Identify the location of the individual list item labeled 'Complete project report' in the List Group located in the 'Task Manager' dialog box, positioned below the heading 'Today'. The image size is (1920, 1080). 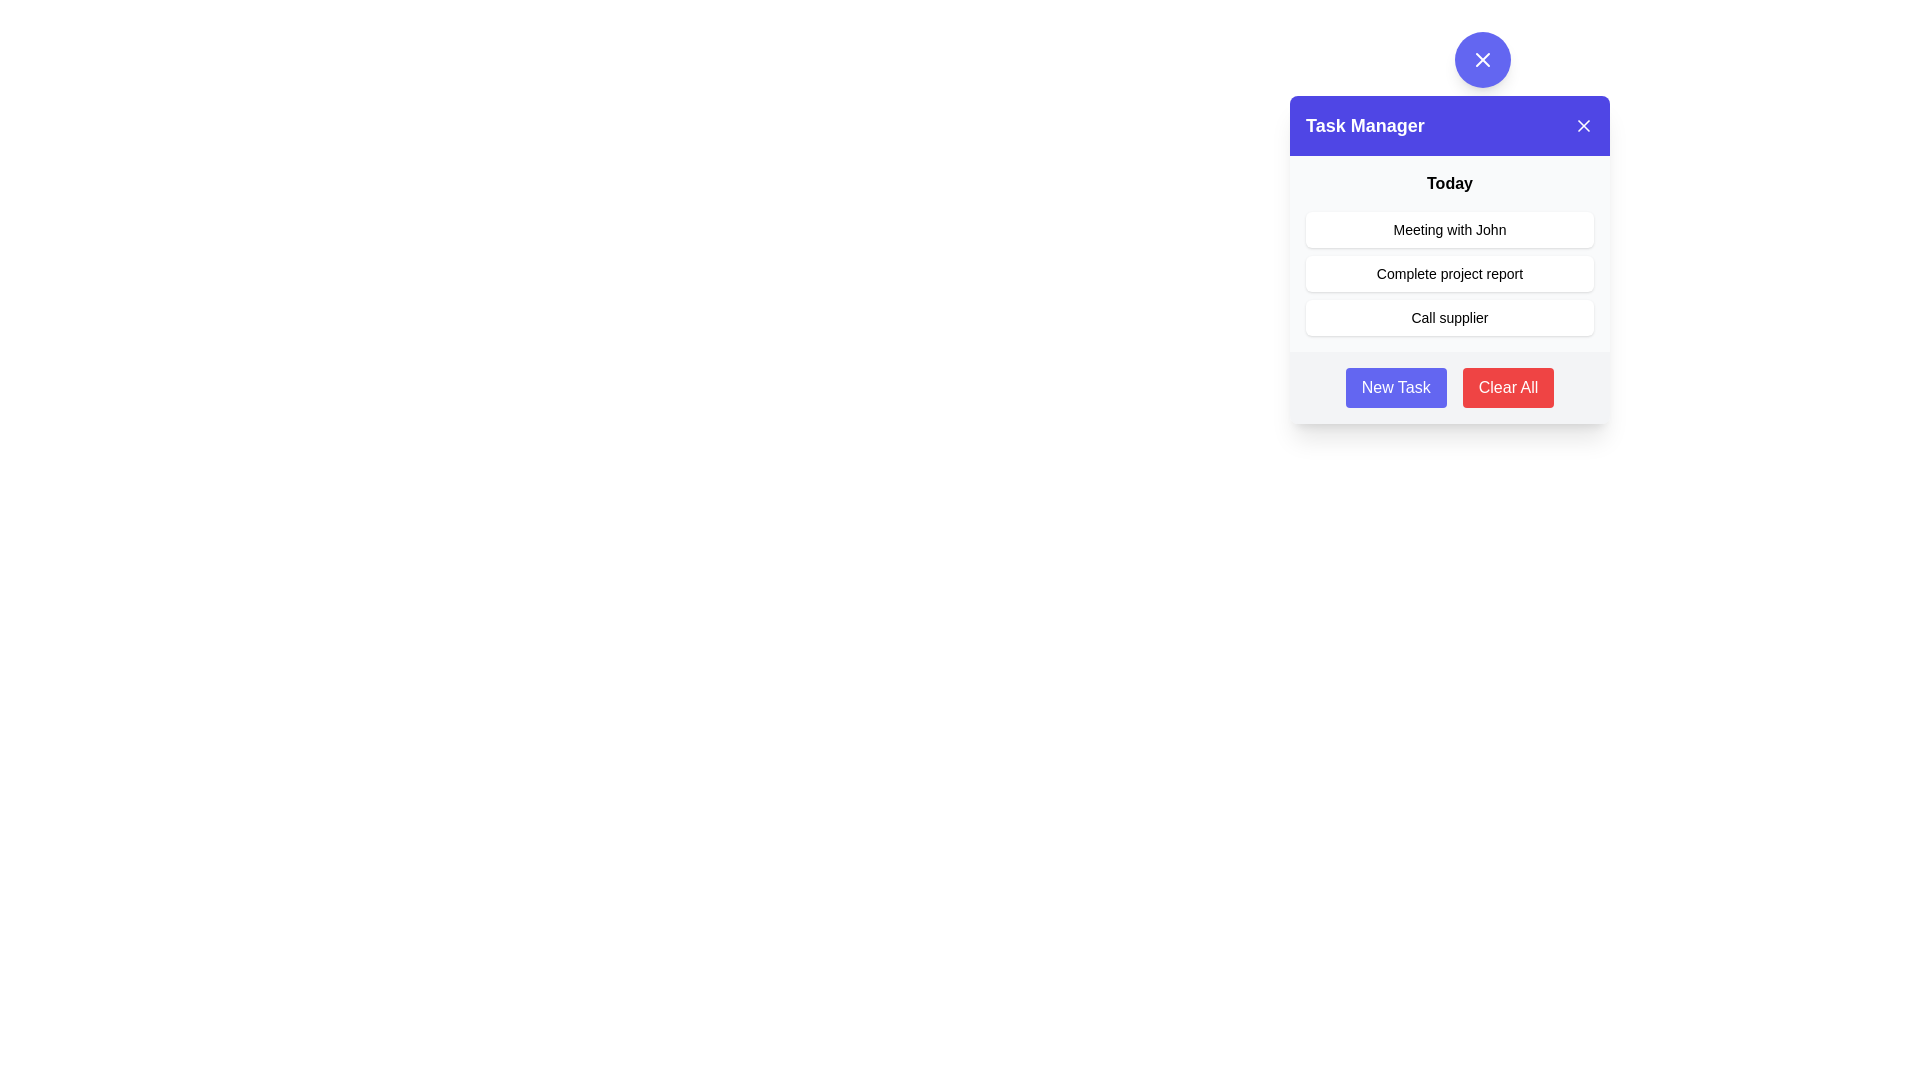
(1449, 273).